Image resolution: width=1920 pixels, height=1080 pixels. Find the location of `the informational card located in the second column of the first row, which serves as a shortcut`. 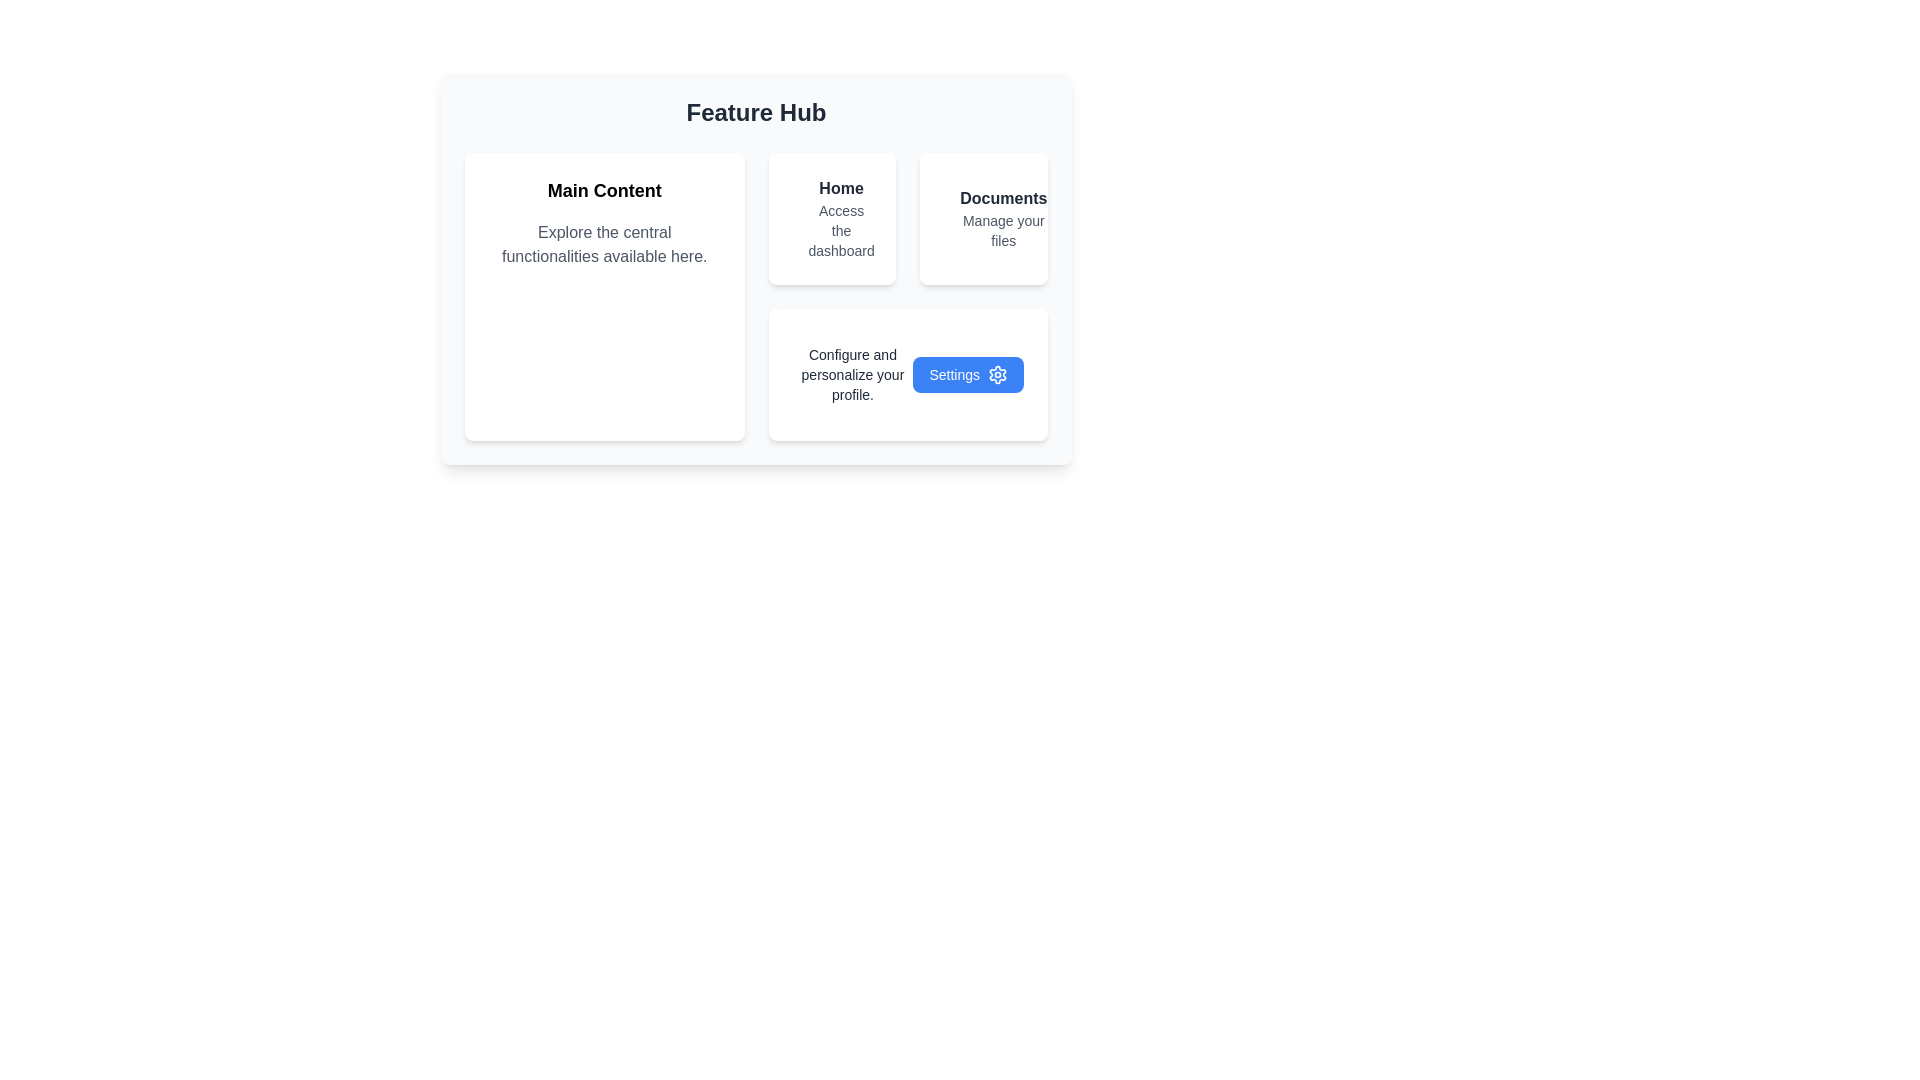

the informational card located in the second column of the first row, which serves as a shortcut is located at coordinates (832, 219).